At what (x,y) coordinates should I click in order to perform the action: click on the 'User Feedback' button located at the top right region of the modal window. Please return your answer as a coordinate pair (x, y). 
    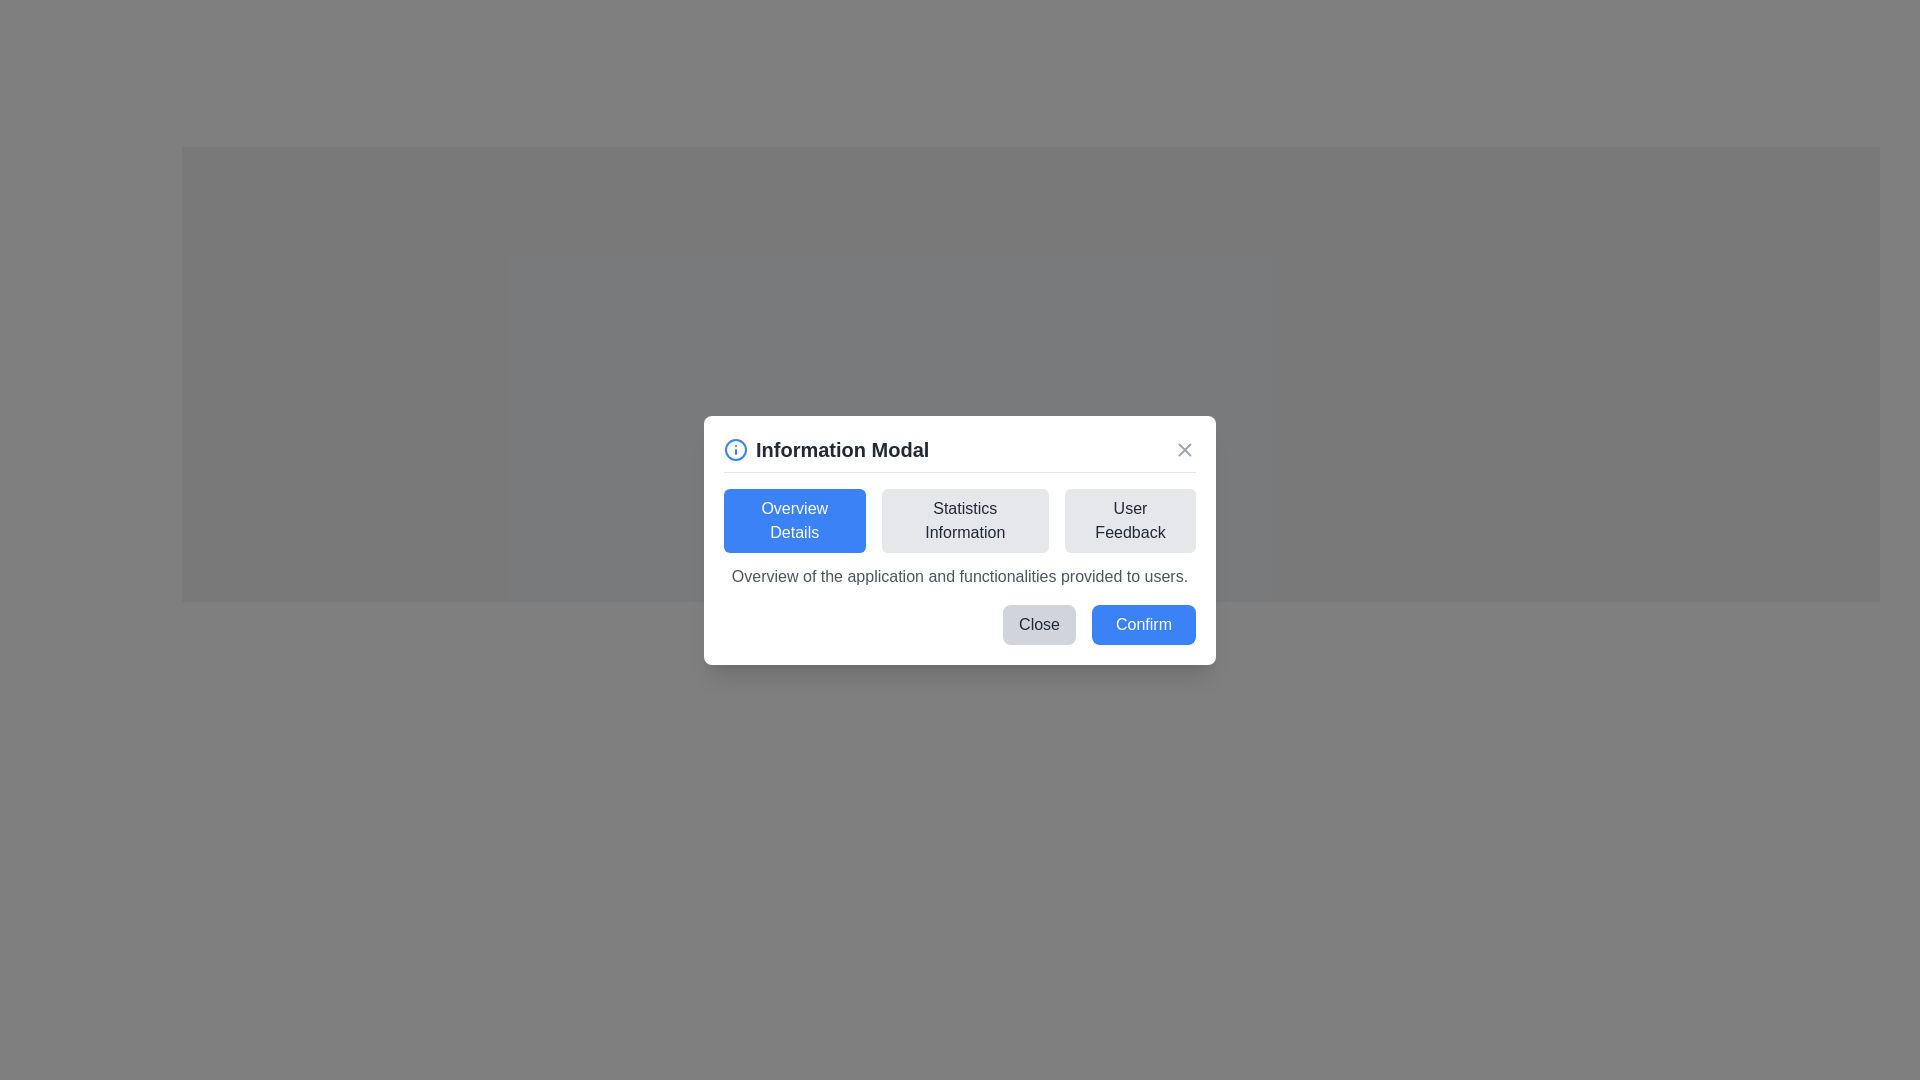
    Looking at the image, I should click on (1130, 519).